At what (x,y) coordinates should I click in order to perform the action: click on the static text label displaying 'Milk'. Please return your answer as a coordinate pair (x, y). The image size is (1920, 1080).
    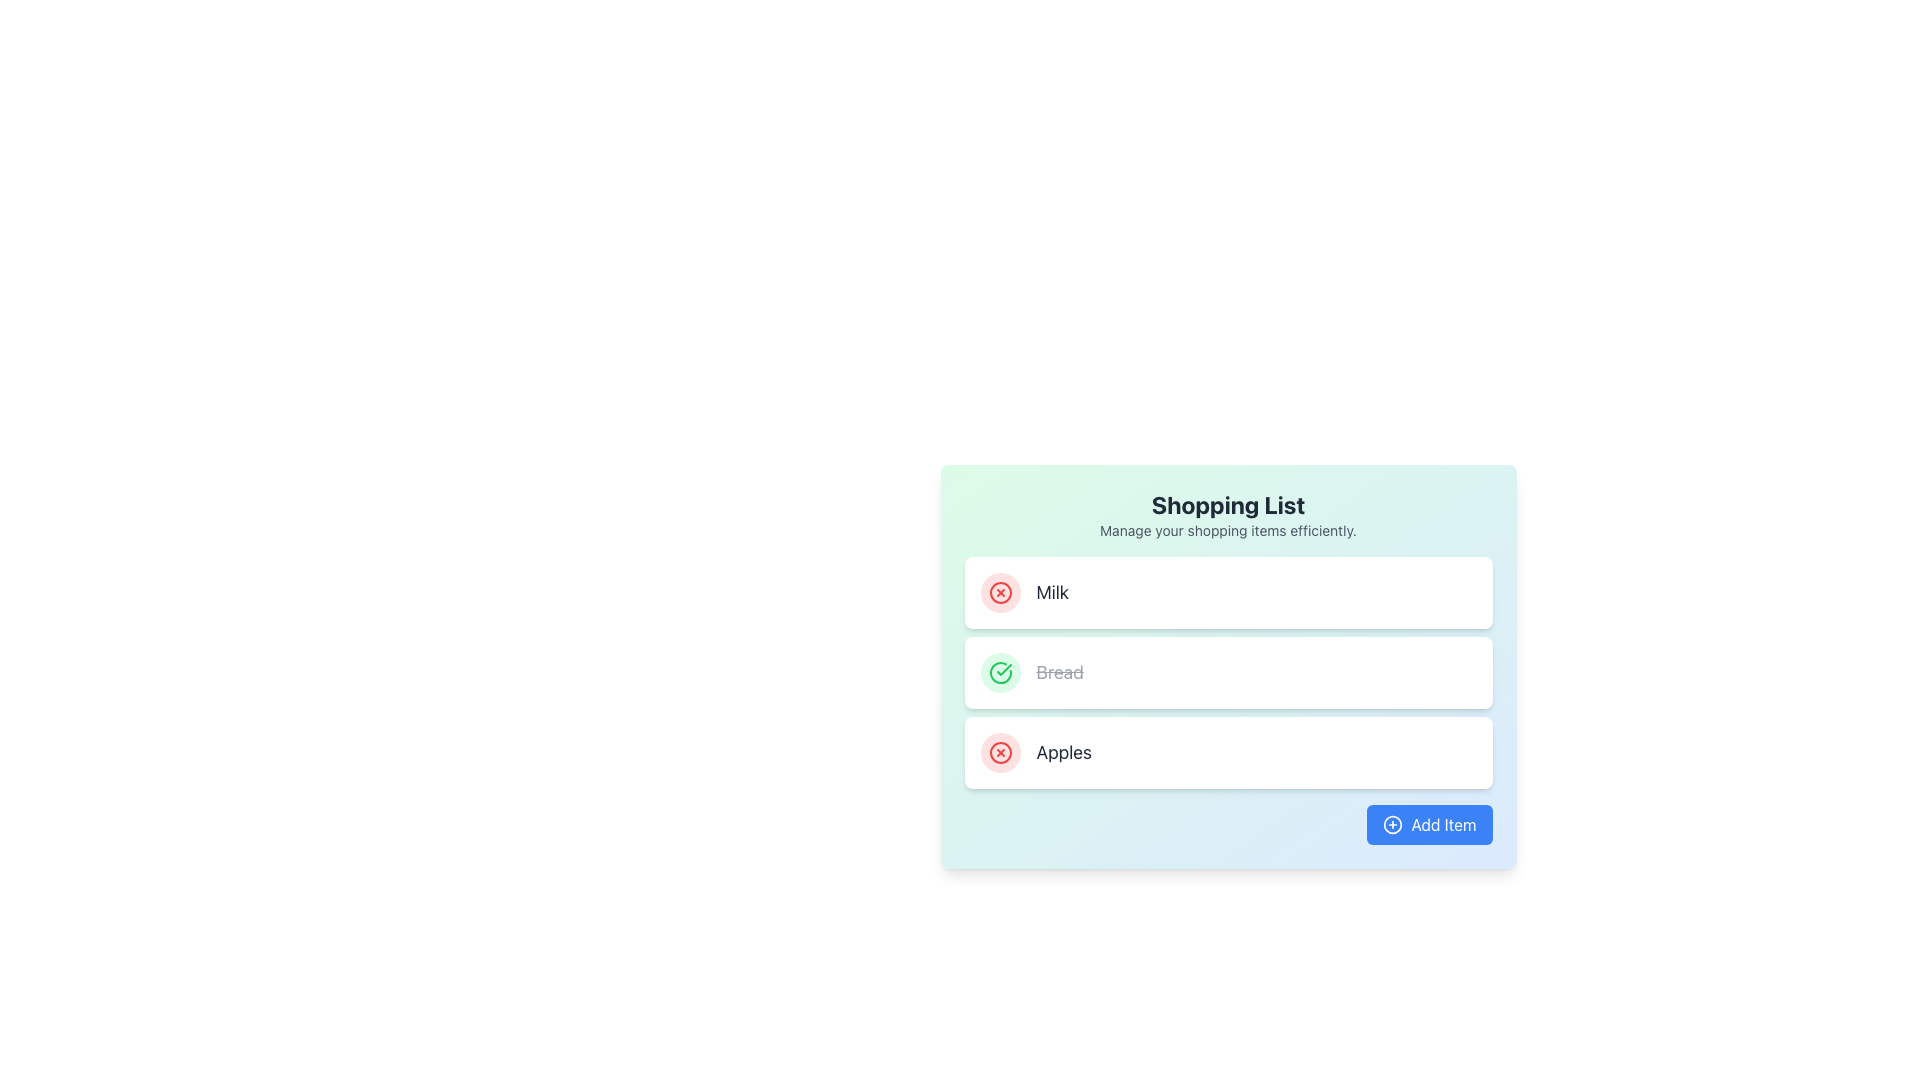
    Looking at the image, I should click on (1051, 592).